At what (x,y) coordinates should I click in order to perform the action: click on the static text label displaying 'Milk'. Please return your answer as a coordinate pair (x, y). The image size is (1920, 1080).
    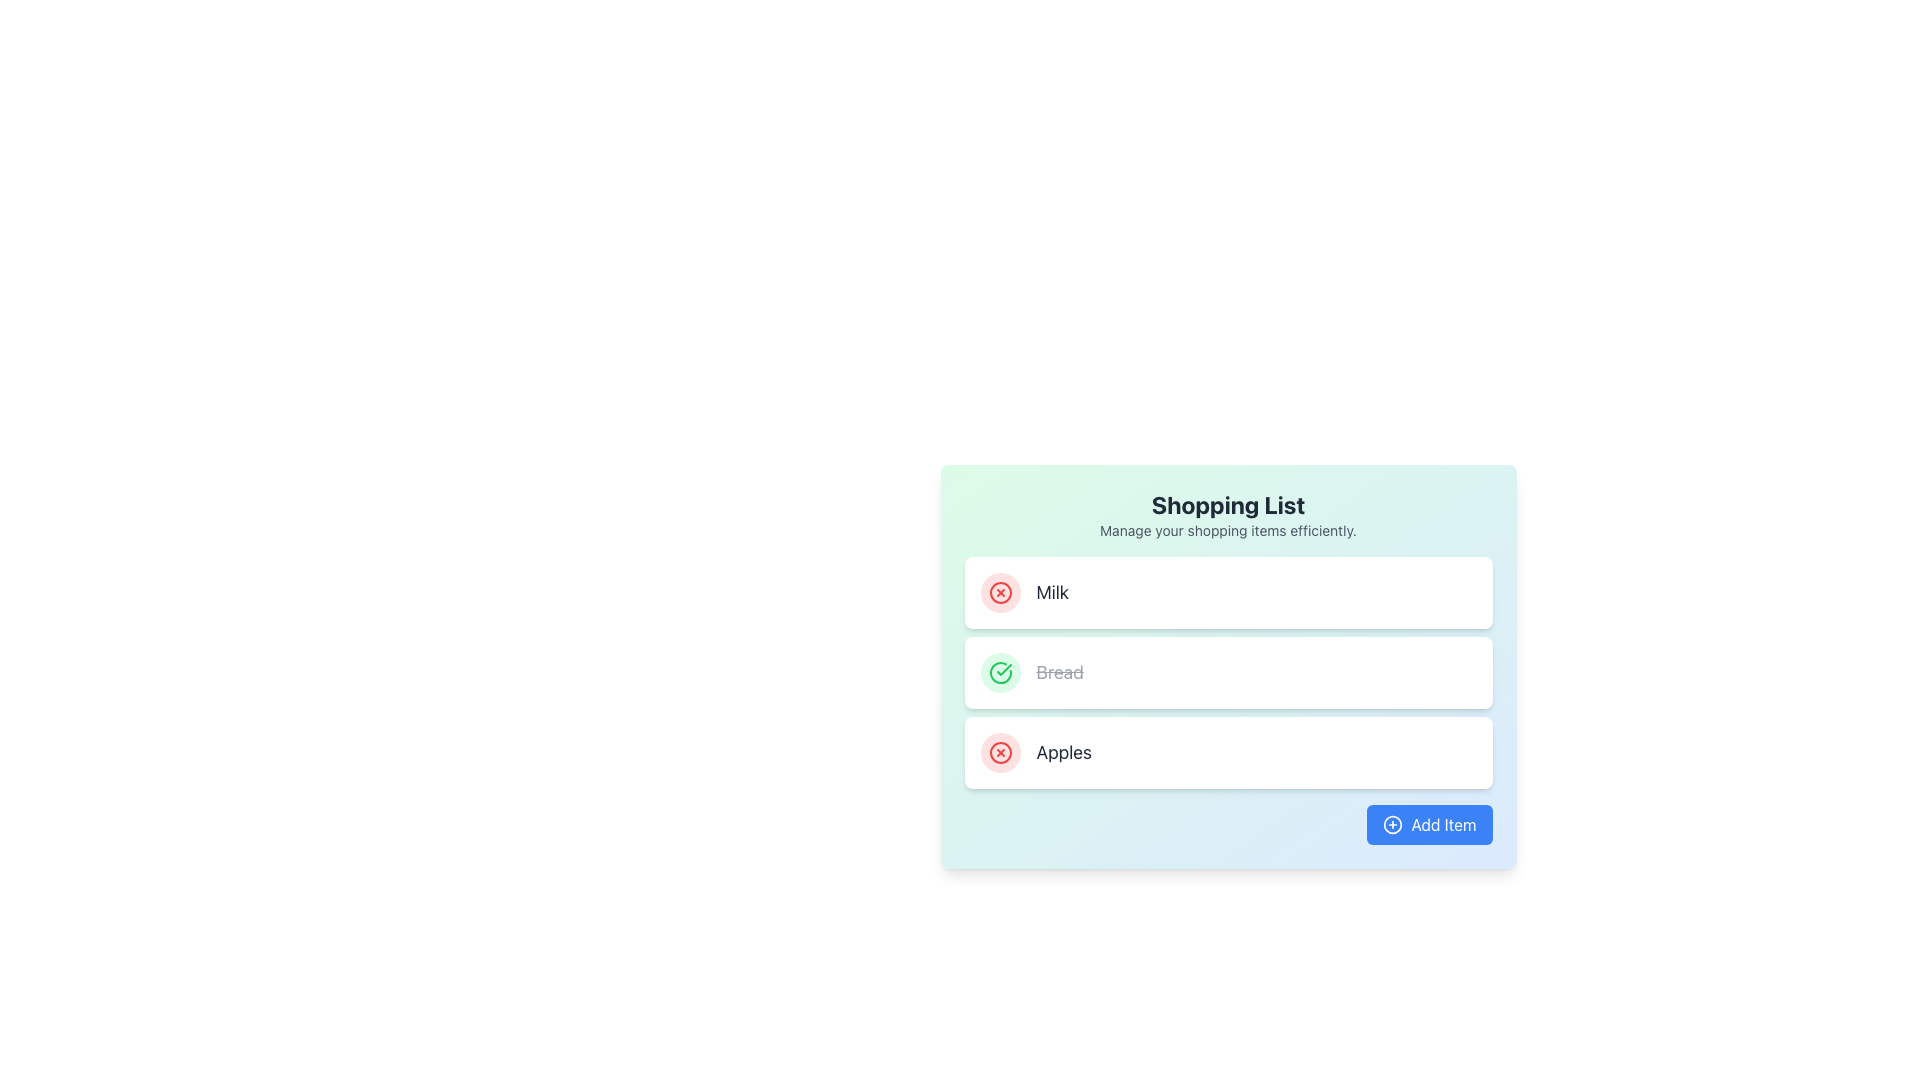
    Looking at the image, I should click on (1051, 592).